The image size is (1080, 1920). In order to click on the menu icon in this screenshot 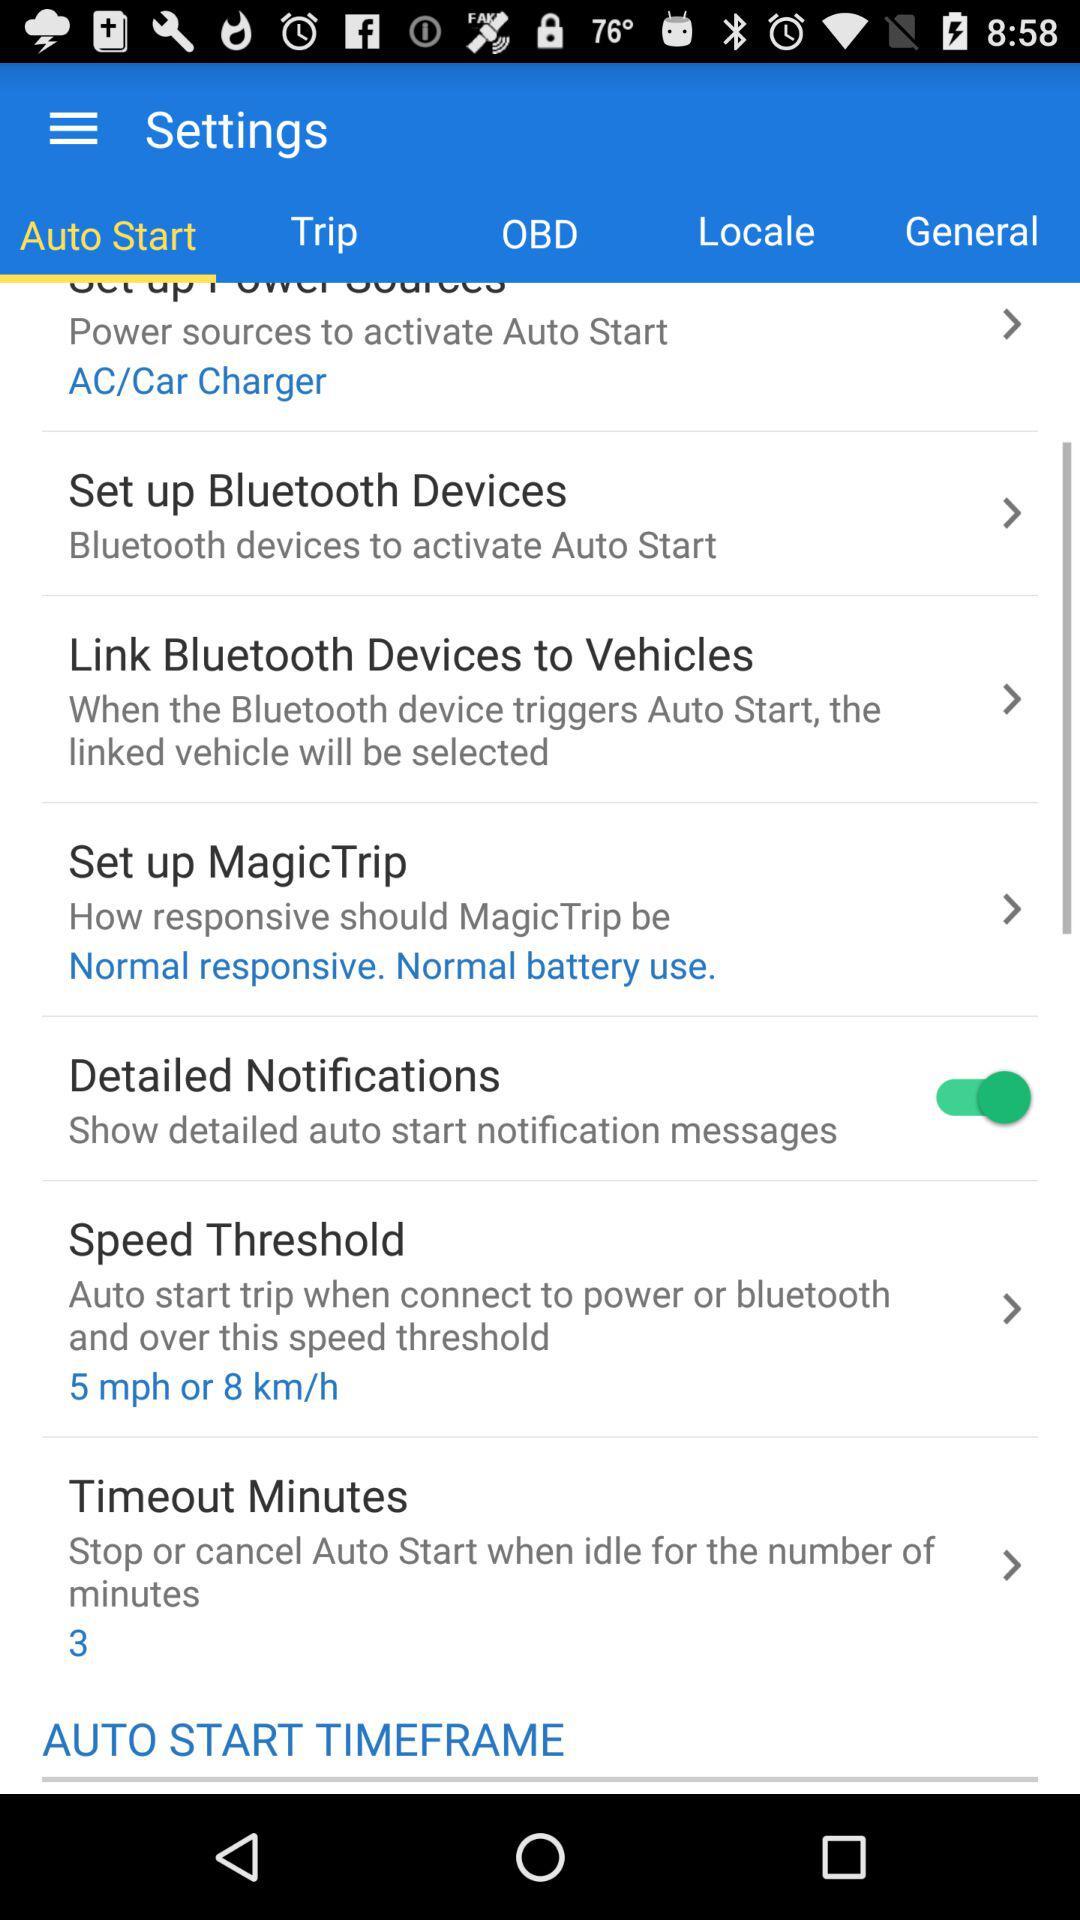, I will do `click(72, 136)`.